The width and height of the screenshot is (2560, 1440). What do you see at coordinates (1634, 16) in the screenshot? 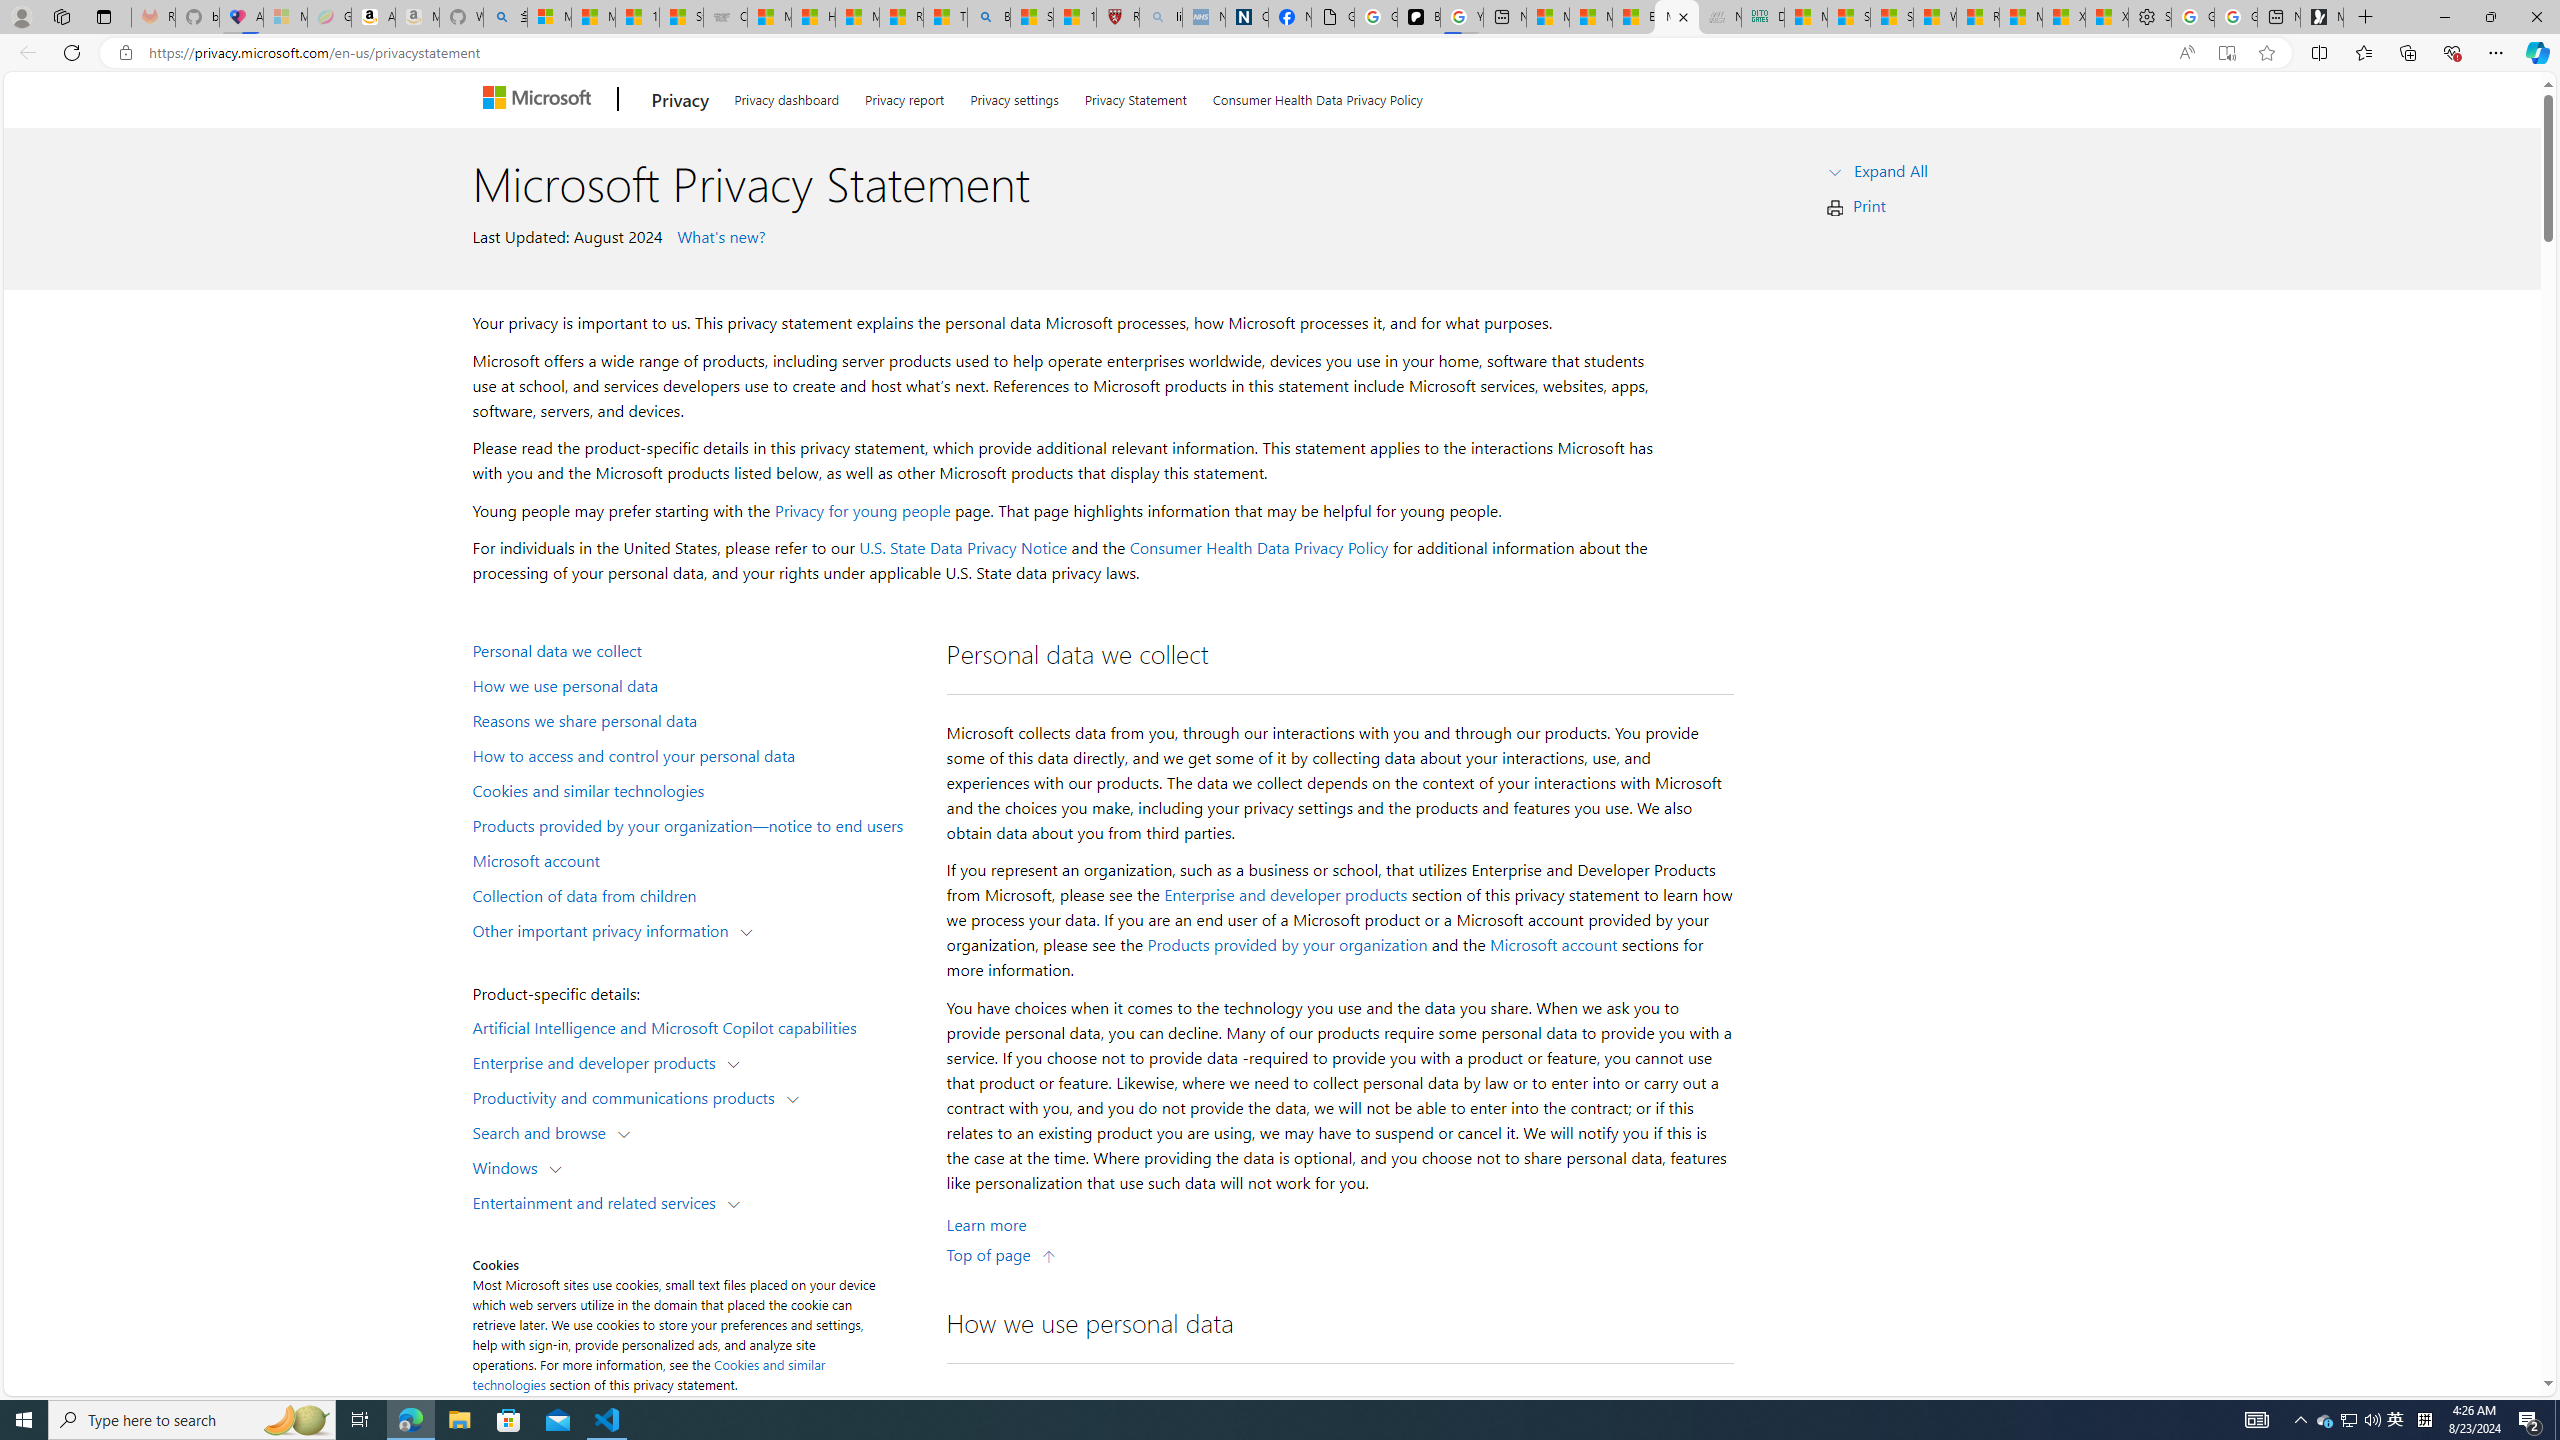
I see `'Entertainment - MSN'` at bounding box center [1634, 16].